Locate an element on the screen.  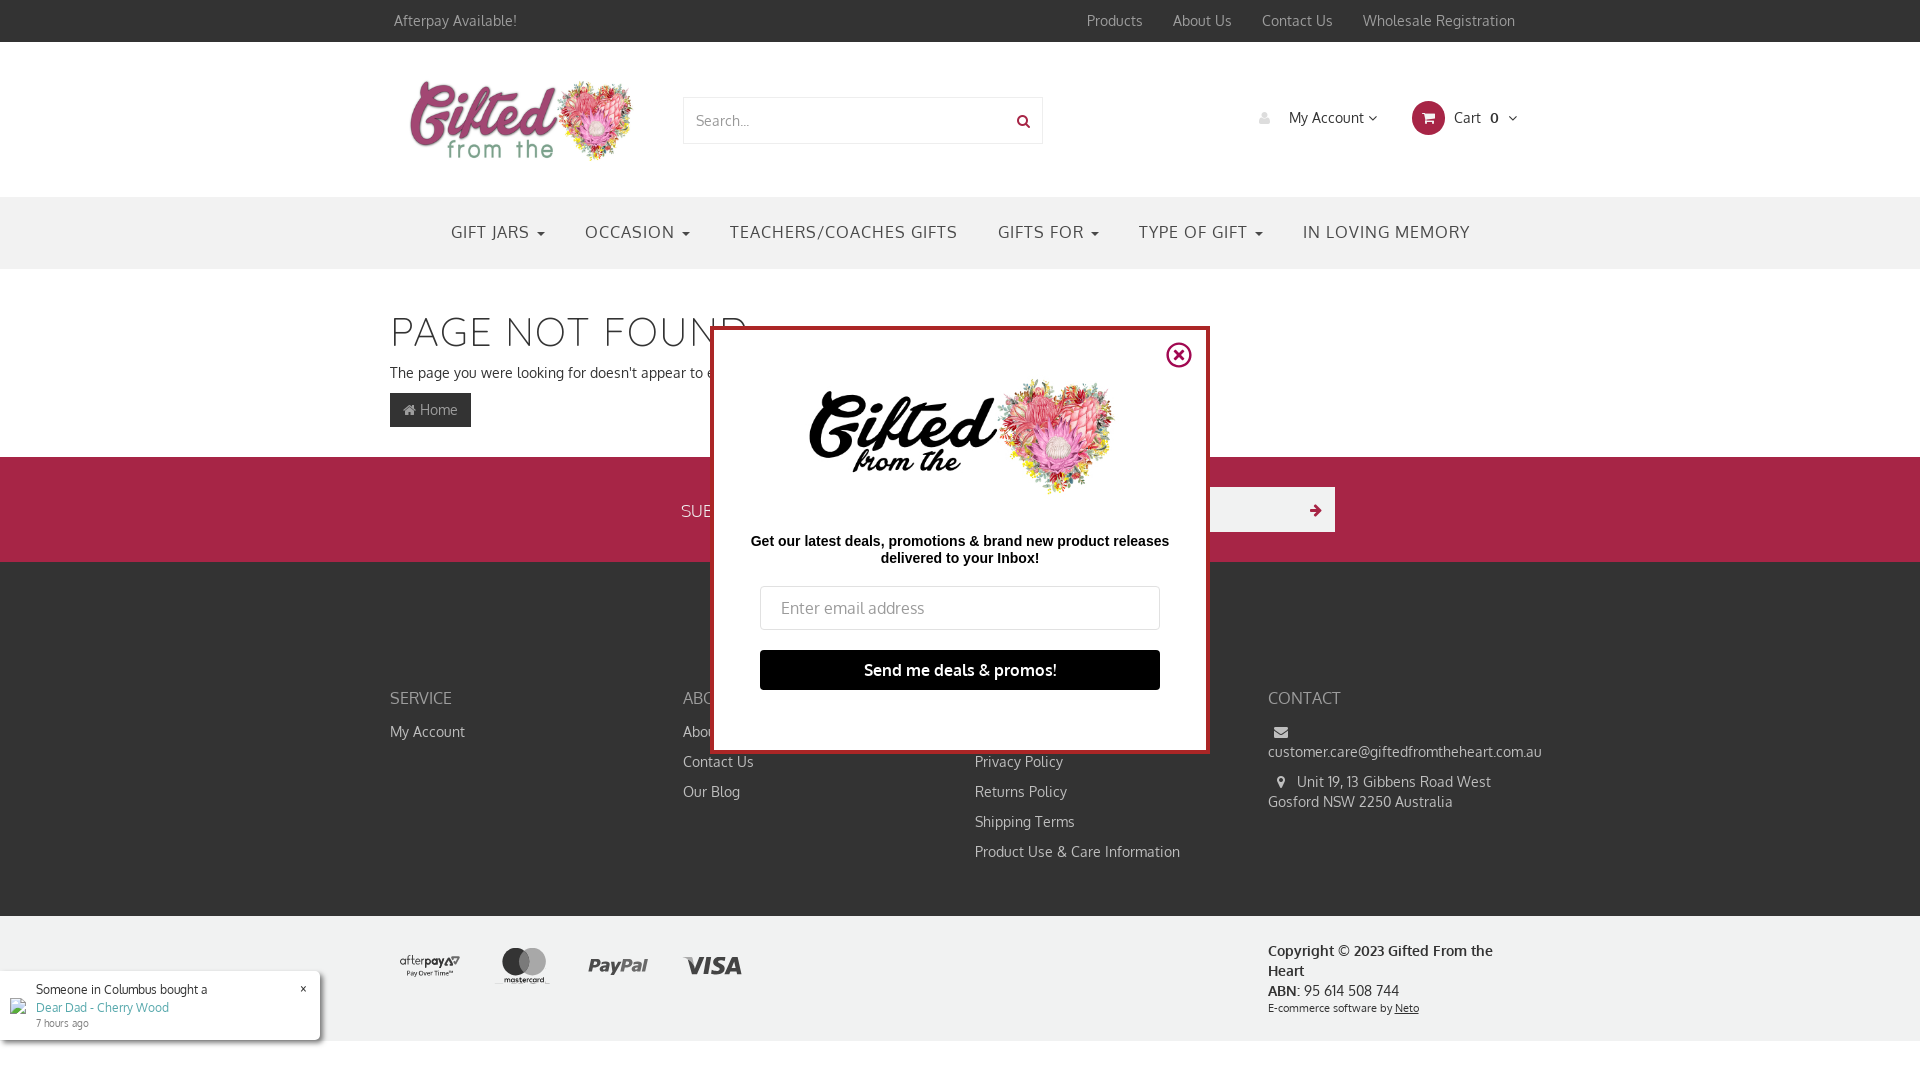
'TEACHERS/COACHES GIFTS' is located at coordinates (844, 231).